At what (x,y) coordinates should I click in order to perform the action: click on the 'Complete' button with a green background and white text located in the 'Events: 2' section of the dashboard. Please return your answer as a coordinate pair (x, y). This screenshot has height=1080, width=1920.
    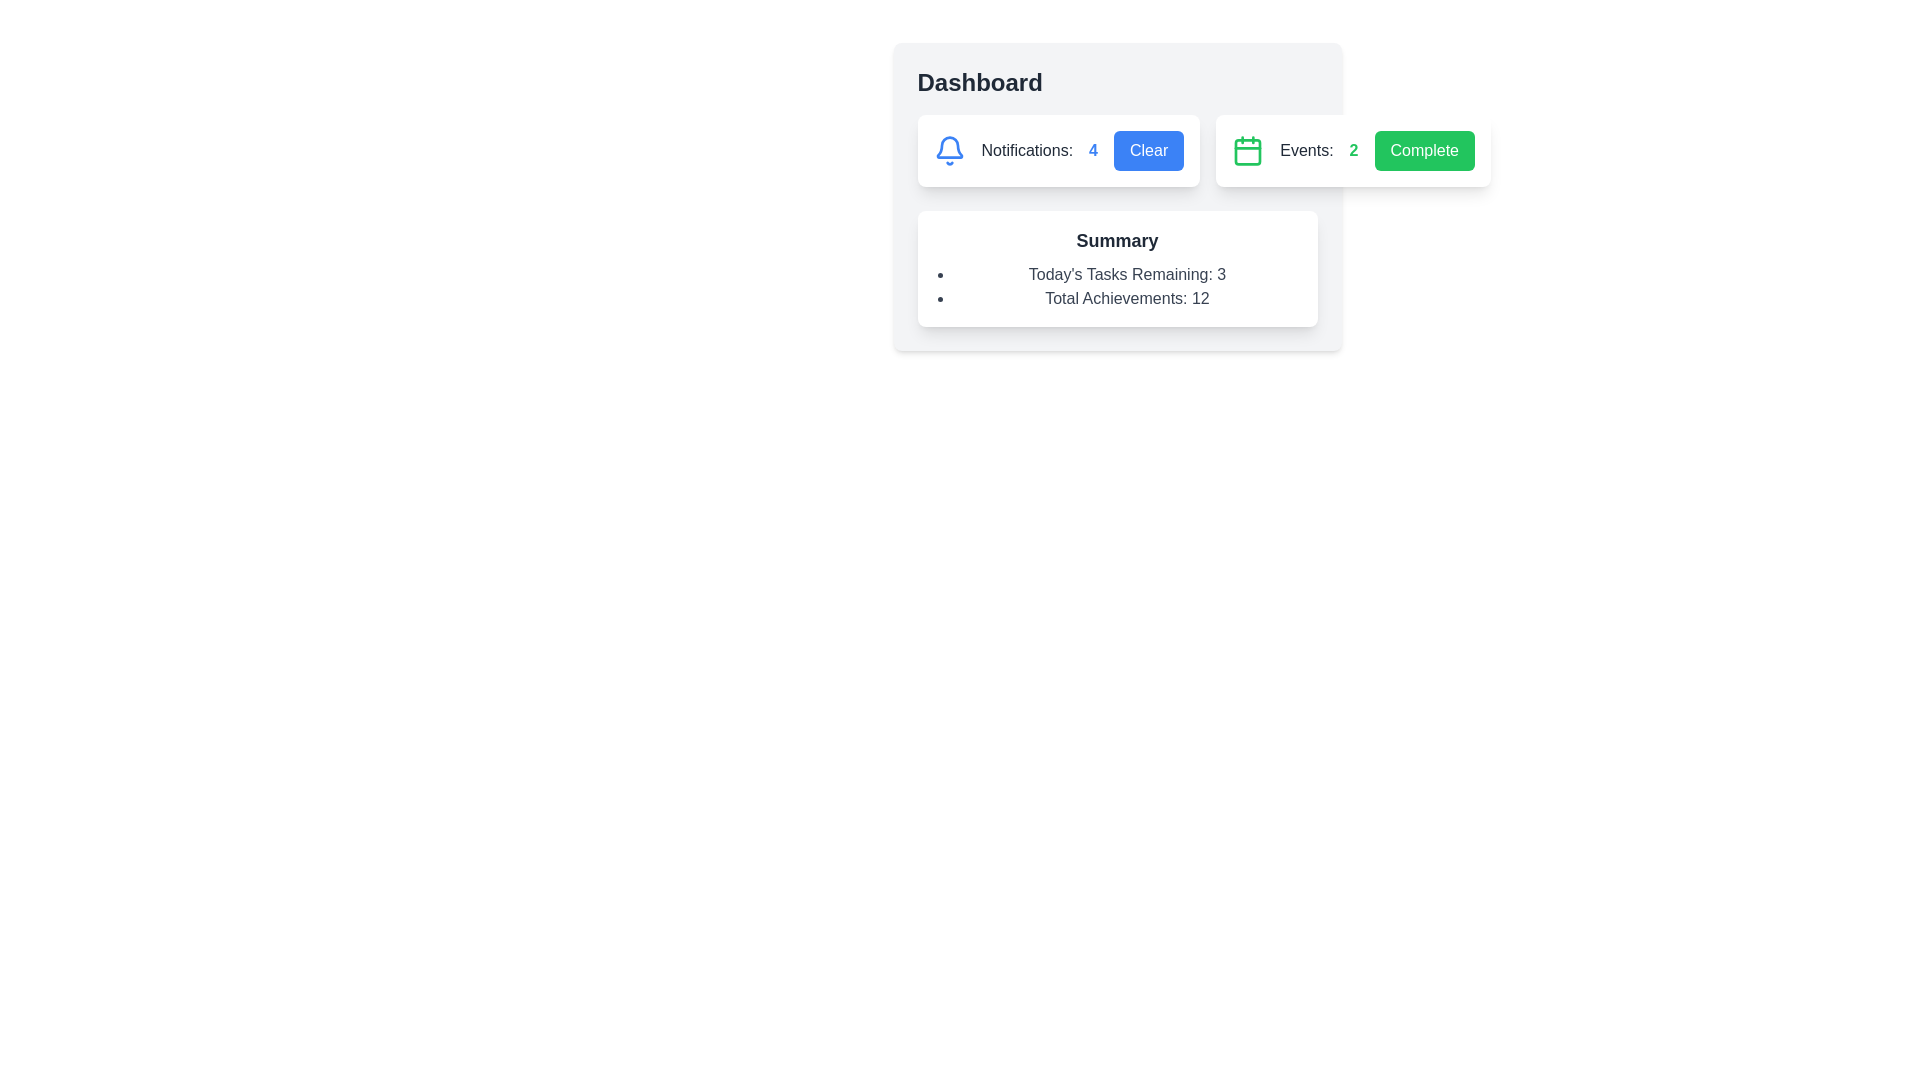
    Looking at the image, I should click on (1423, 149).